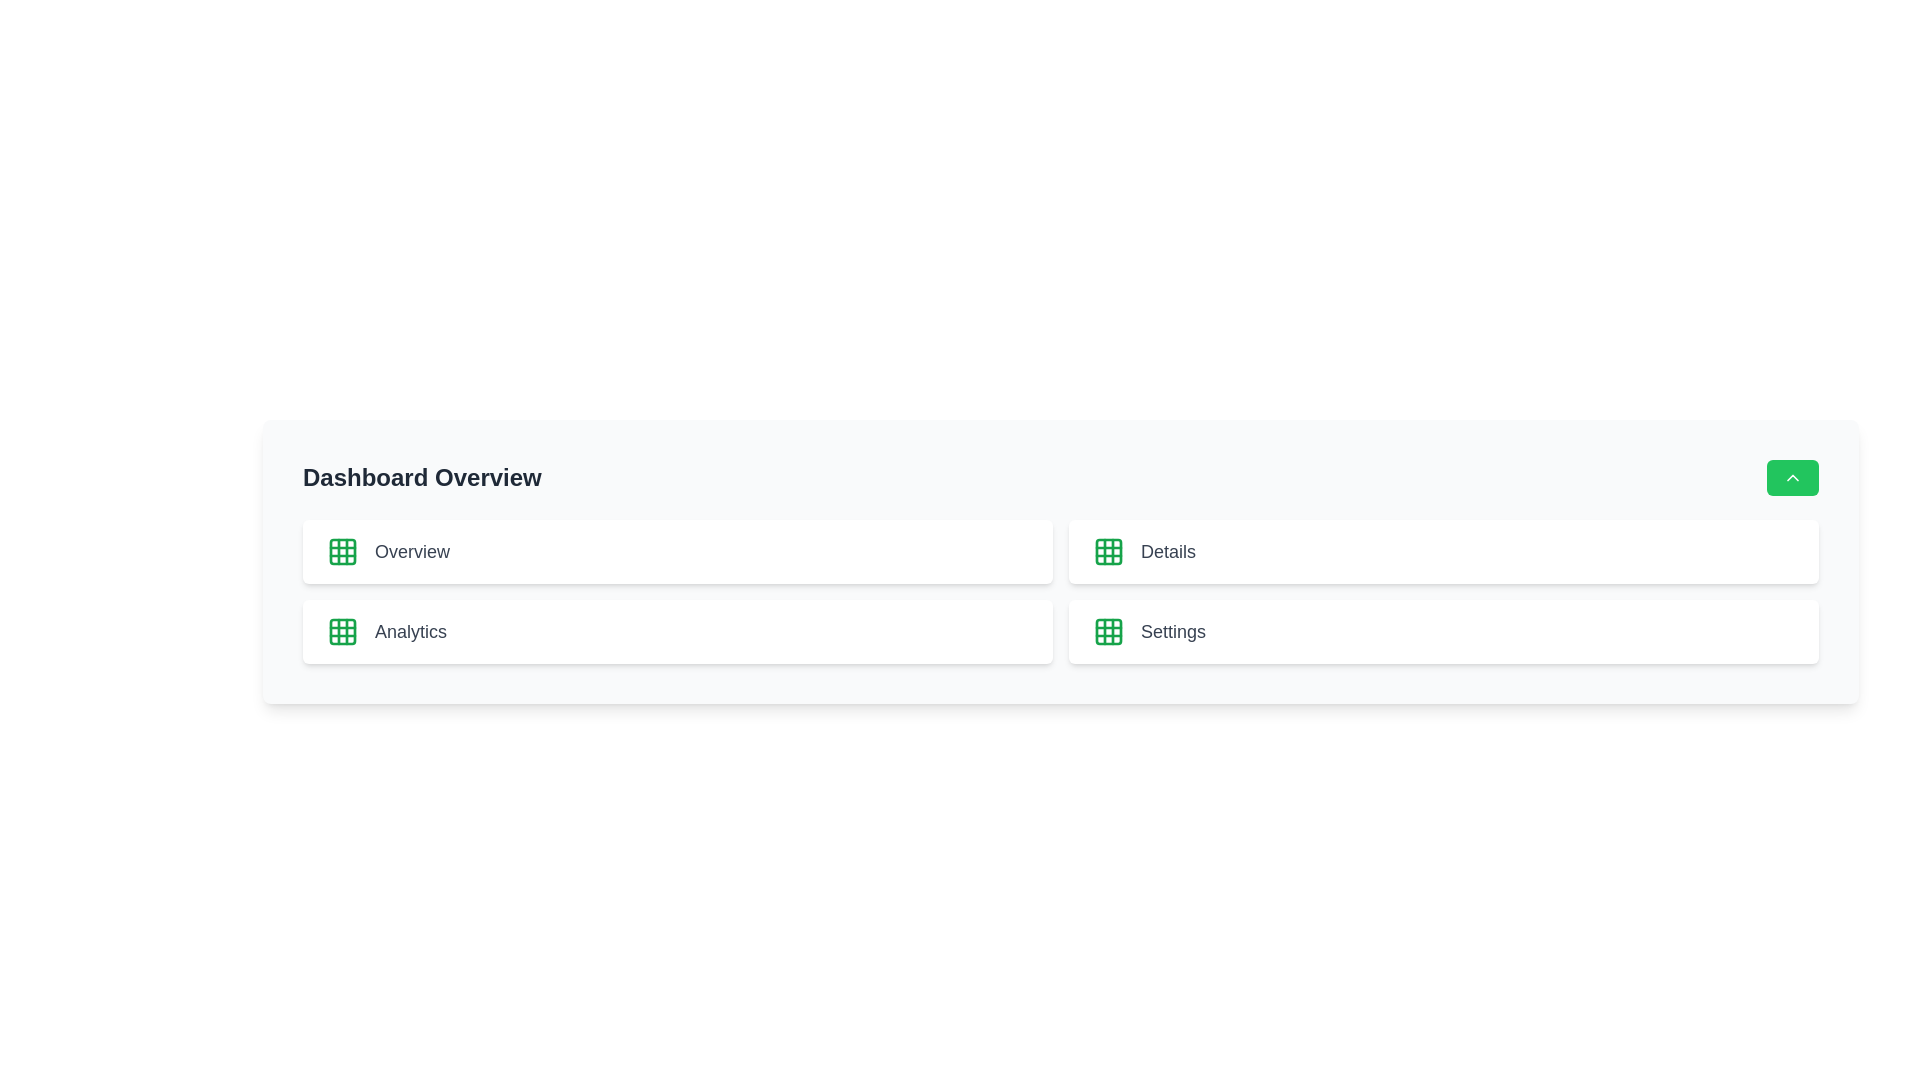 The image size is (1920, 1080). What do you see at coordinates (411, 551) in the screenshot?
I see `the text label displaying 'Overview' in gray font, which is located in the first row of options under the 'Dashboard Overview' header, to the right of the green grid icon` at bounding box center [411, 551].